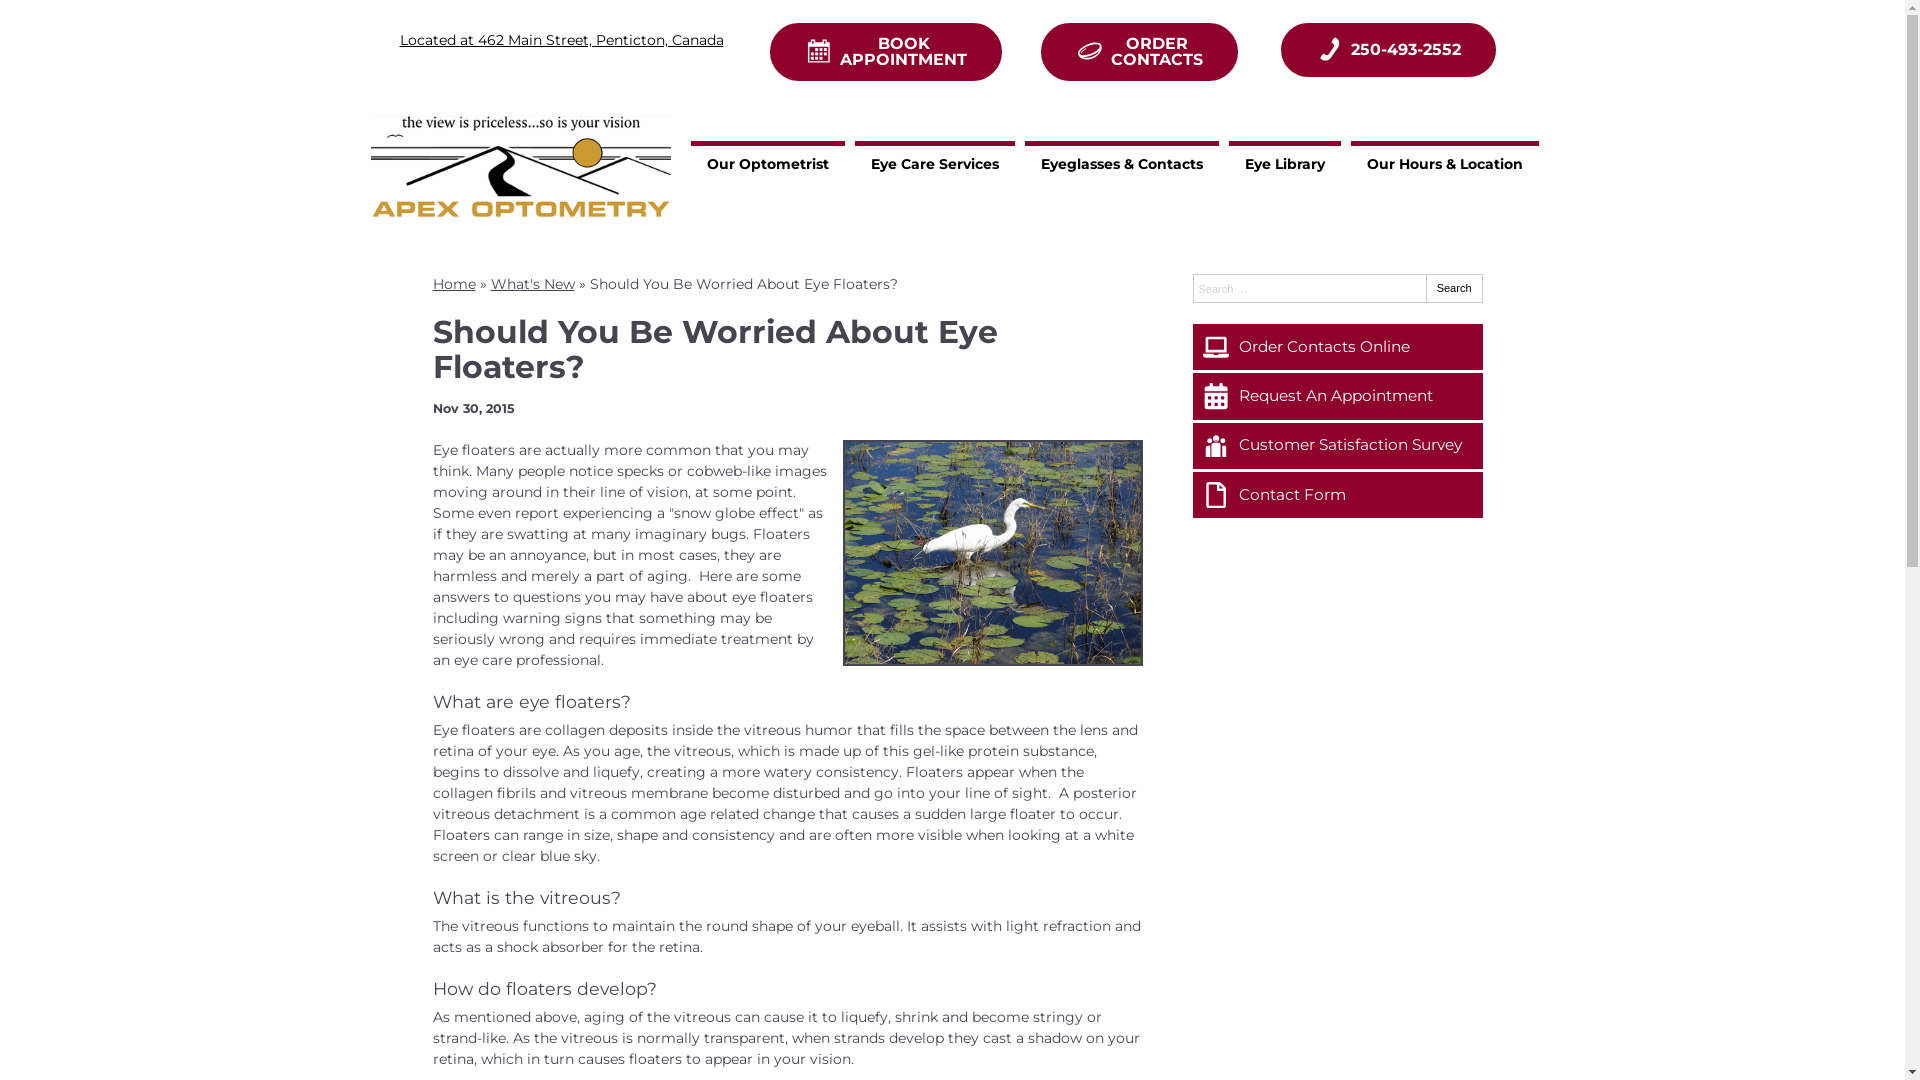 The width and height of the screenshot is (1920, 1080). What do you see at coordinates (766, 50) in the screenshot?
I see `'BOOK APPOINTMENT'` at bounding box center [766, 50].